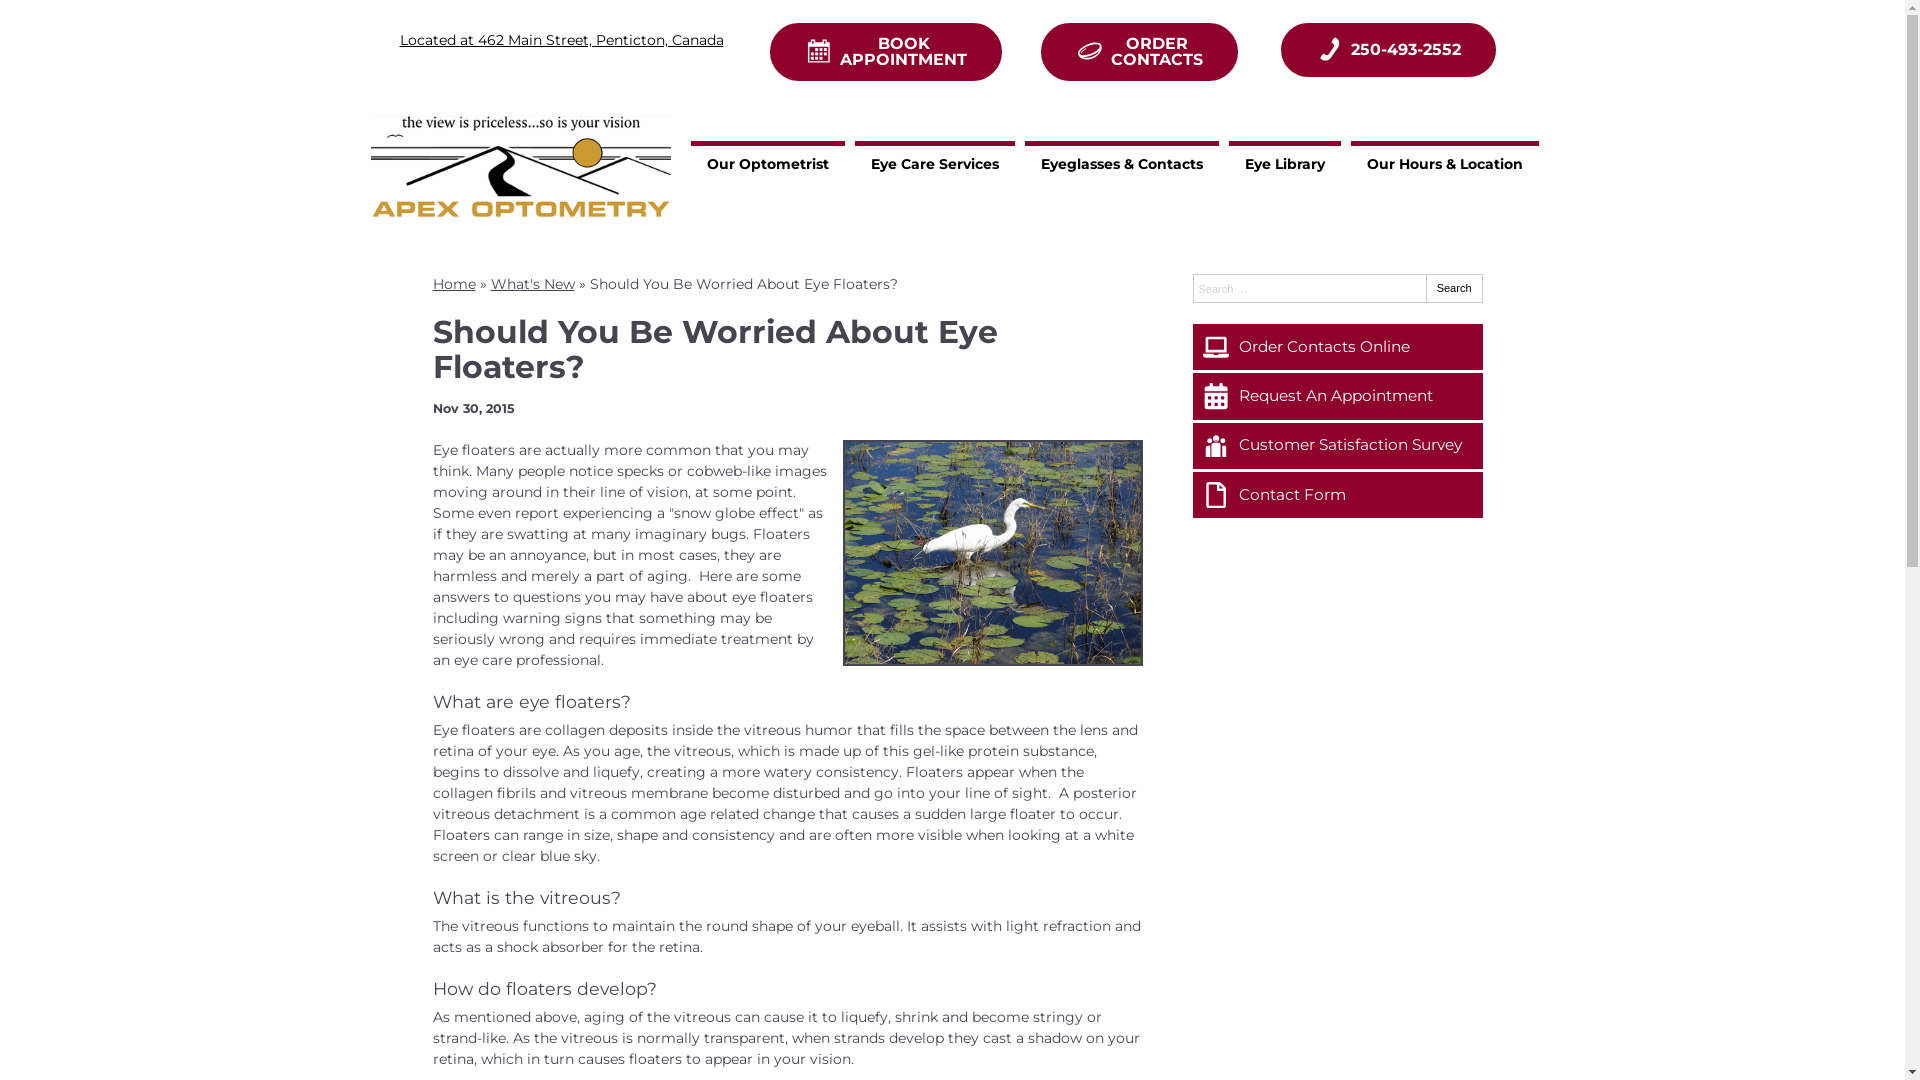 The width and height of the screenshot is (1920, 1080). What do you see at coordinates (766, 50) in the screenshot?
I see `'BOOK APPOINTMENT'` at bounding box center [766, 50].